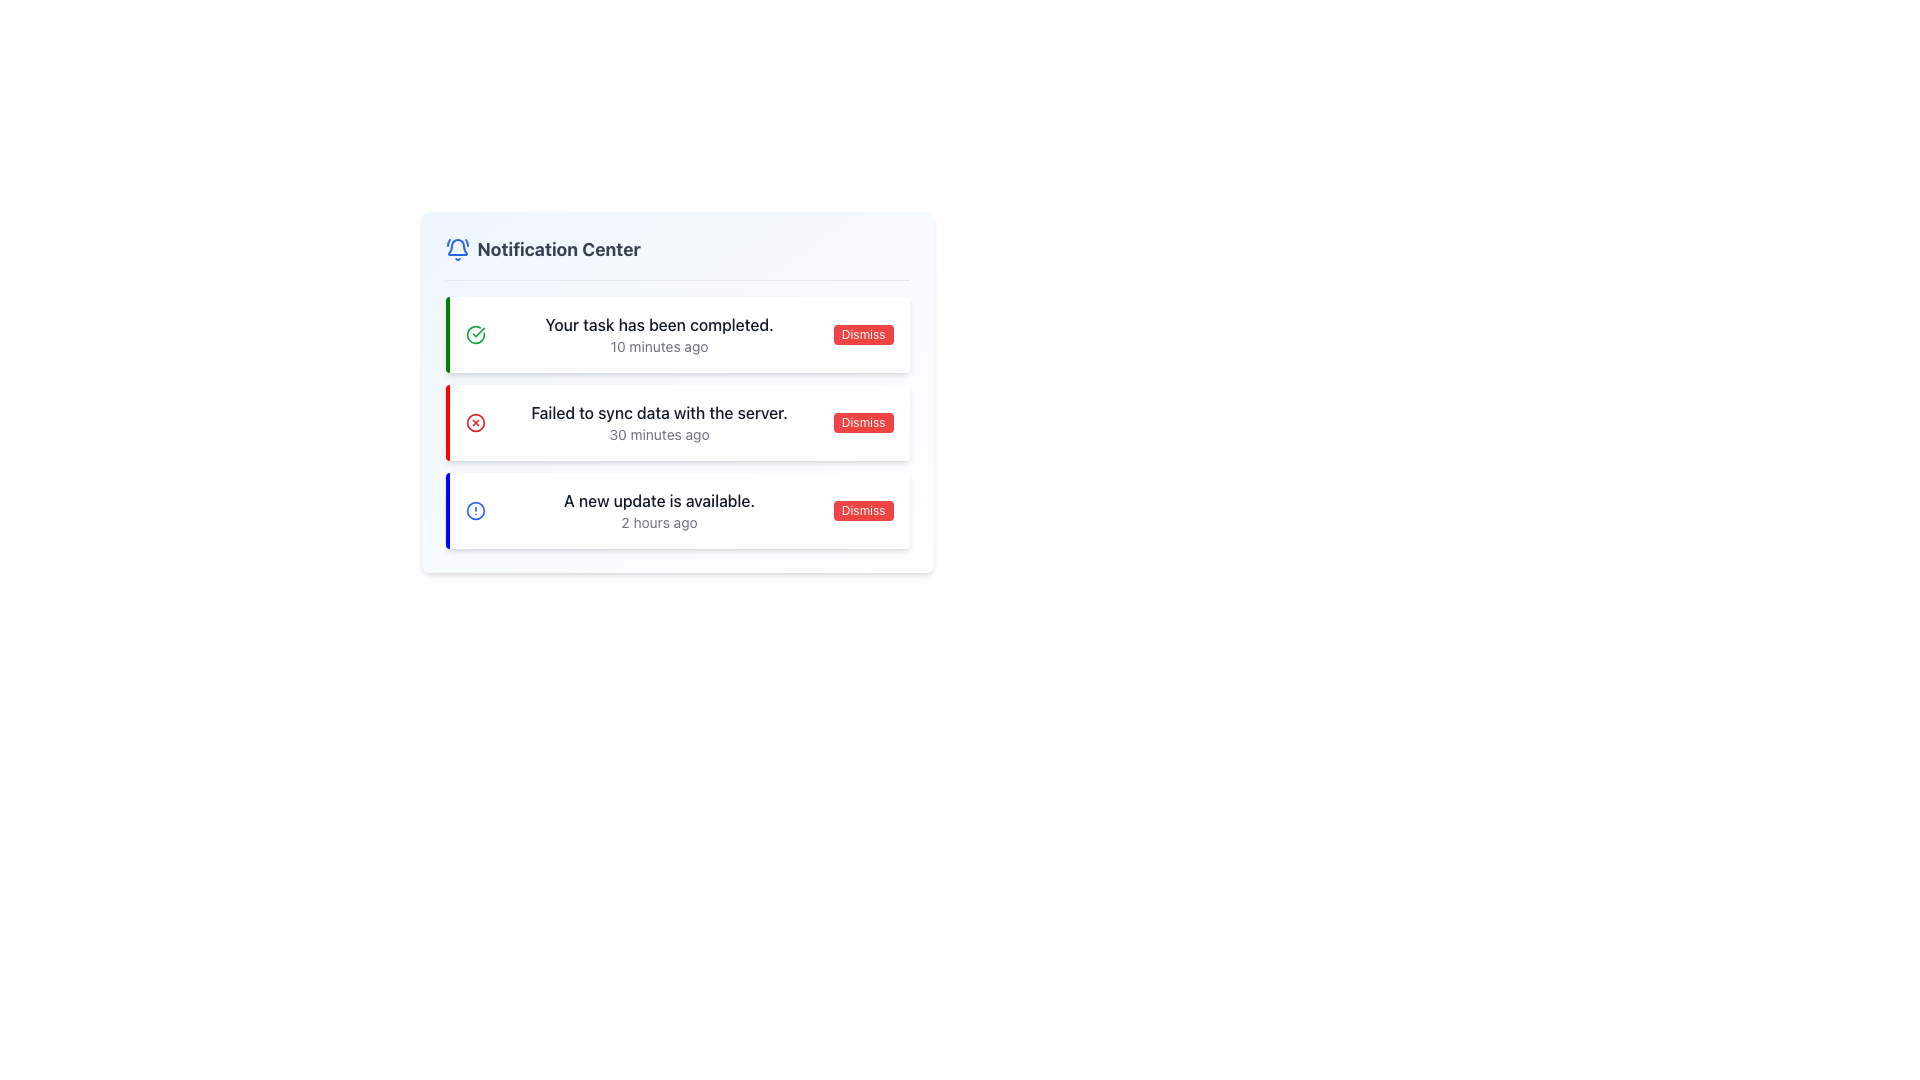  I want to click on the notification icon located in the third row of the notification list, which is associated with the message 'A new update is available.', so click(474, 509).